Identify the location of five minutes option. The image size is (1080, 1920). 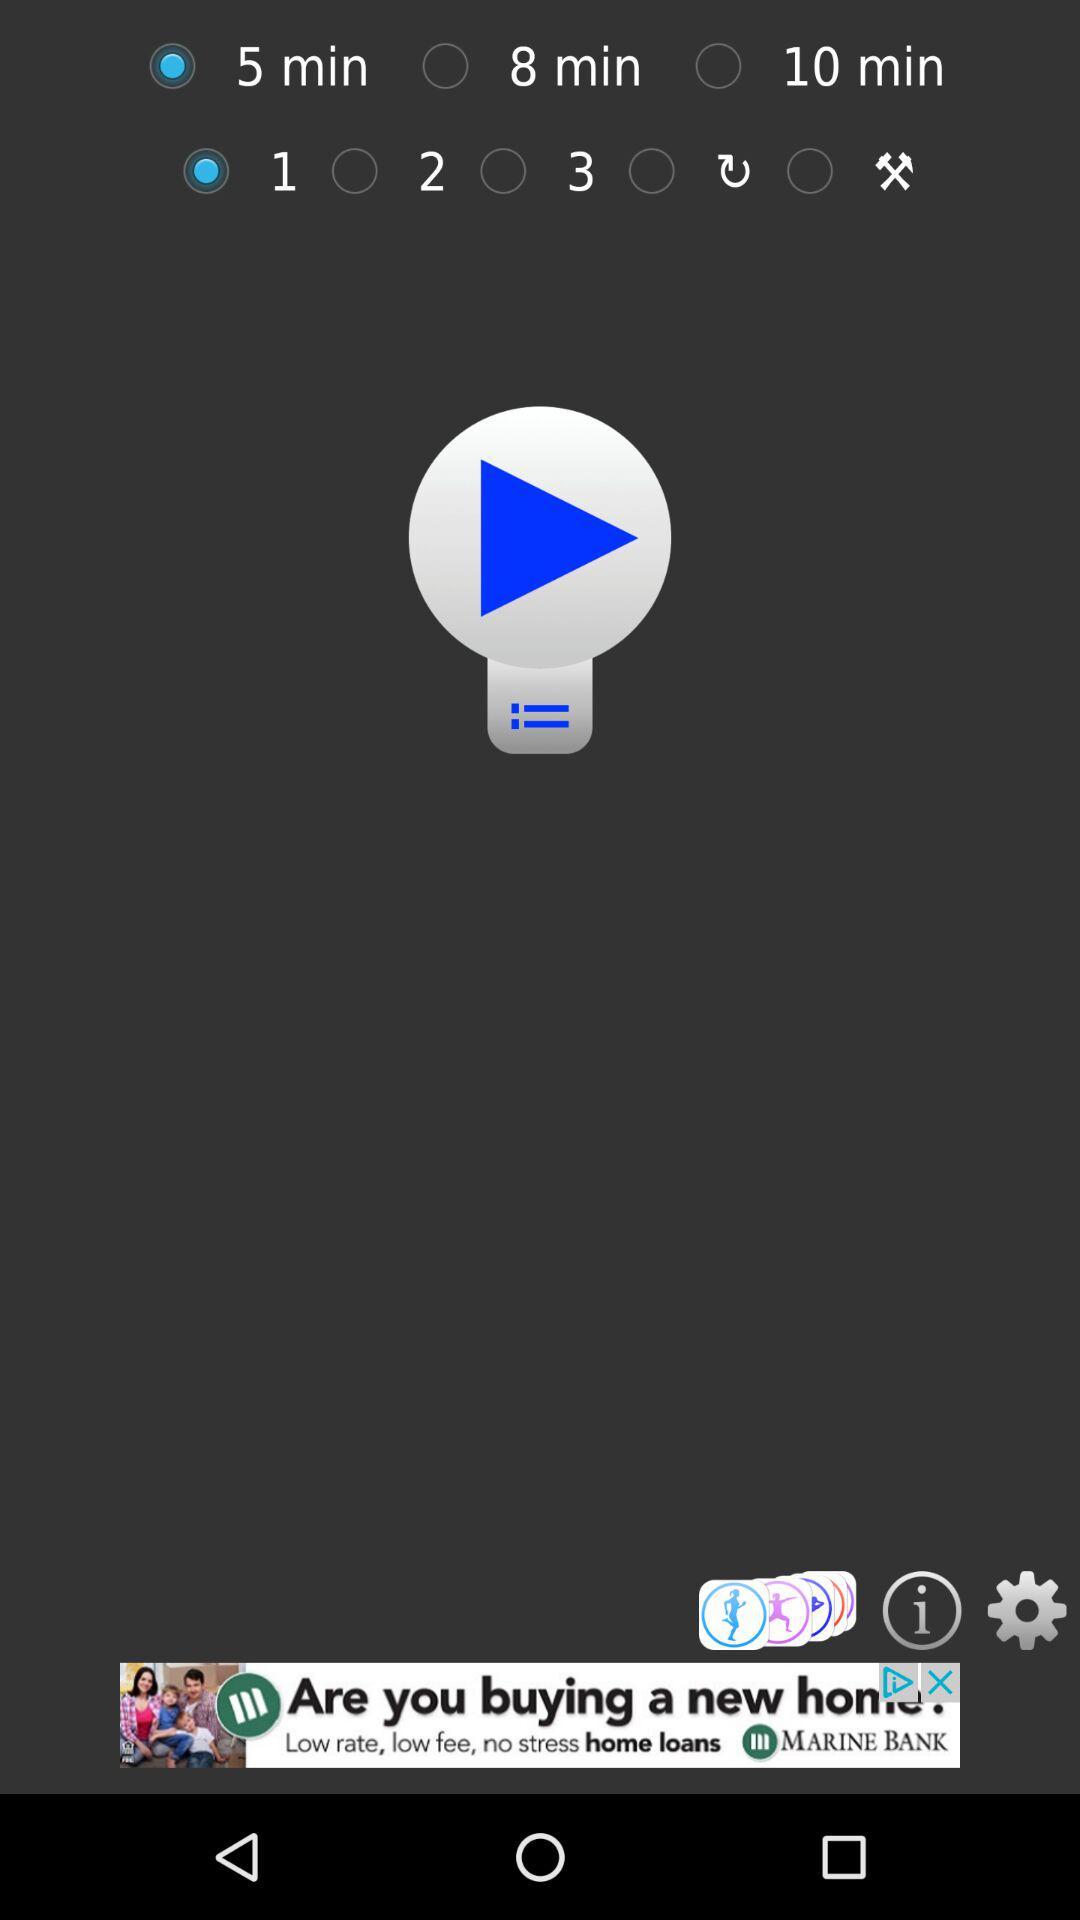
(182, 66).